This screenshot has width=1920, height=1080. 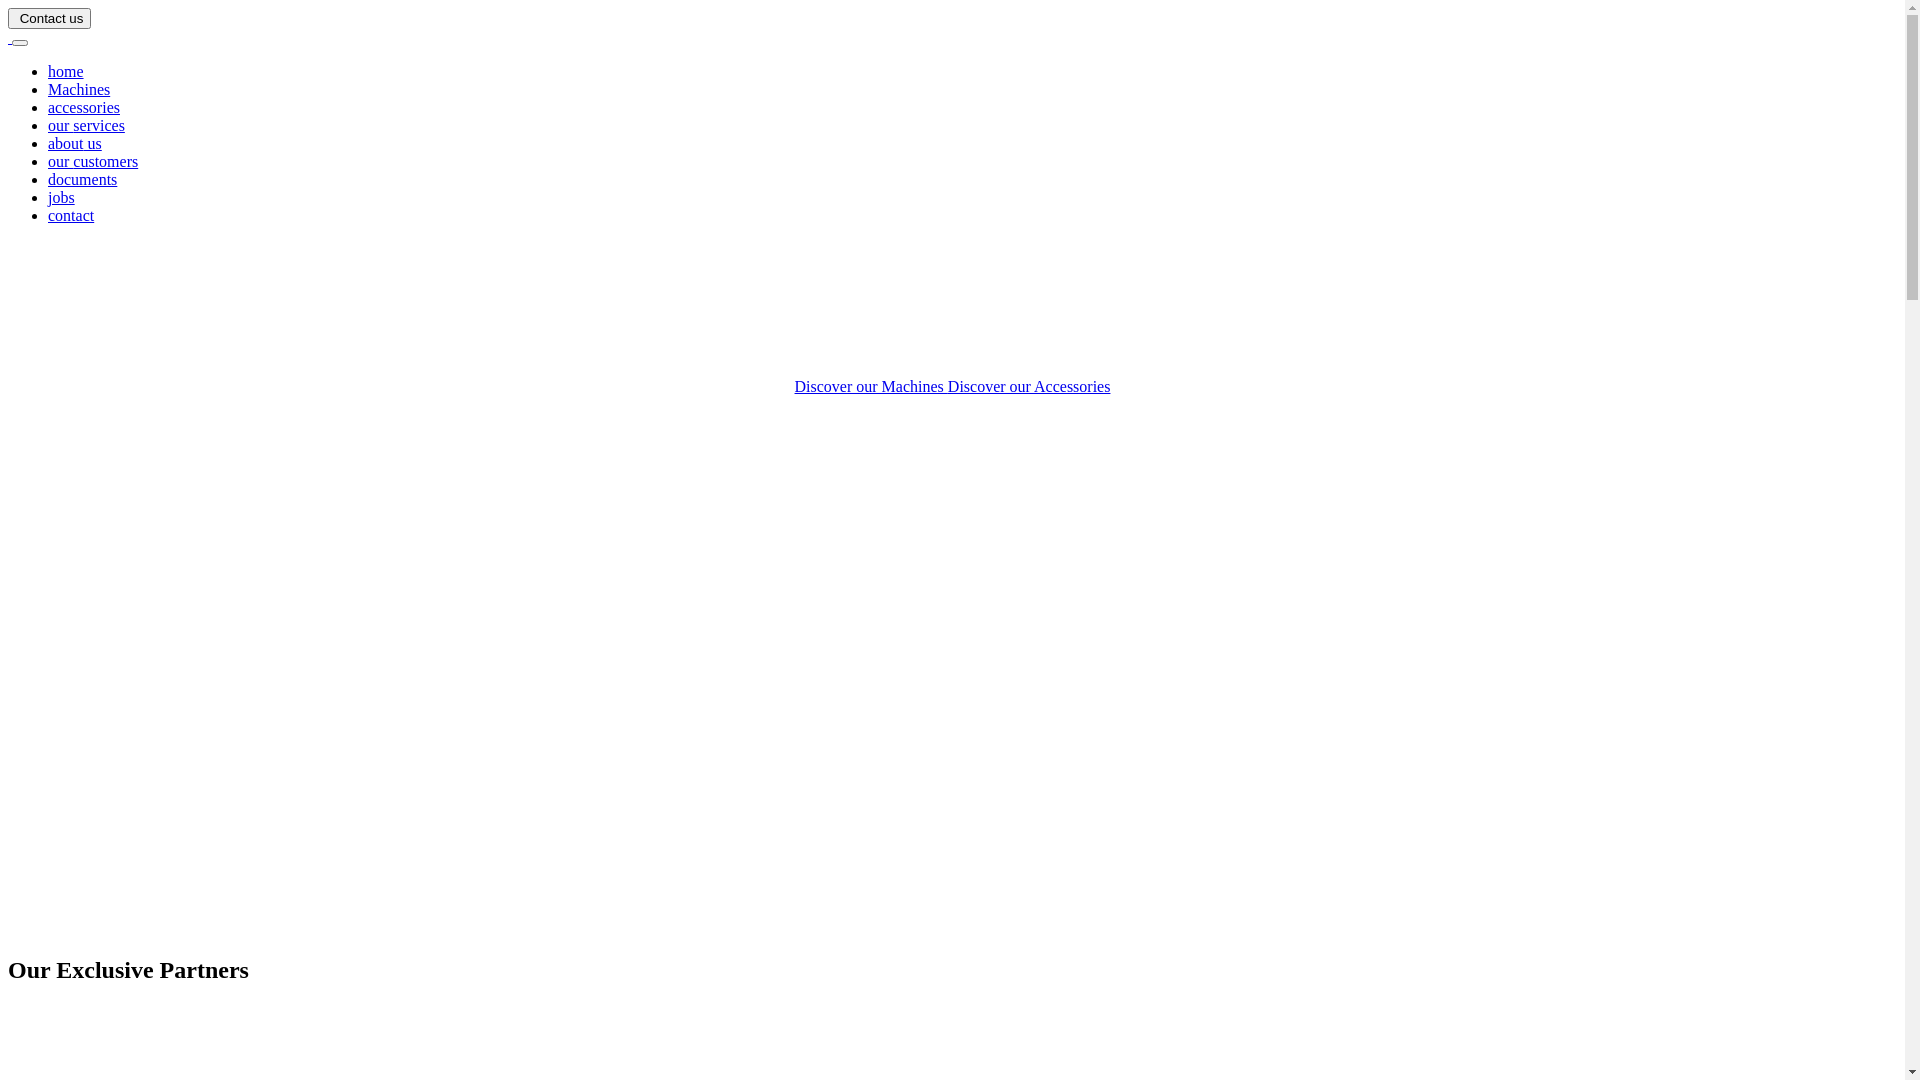 I want to click on 'documents', so click(x=81, y=178).